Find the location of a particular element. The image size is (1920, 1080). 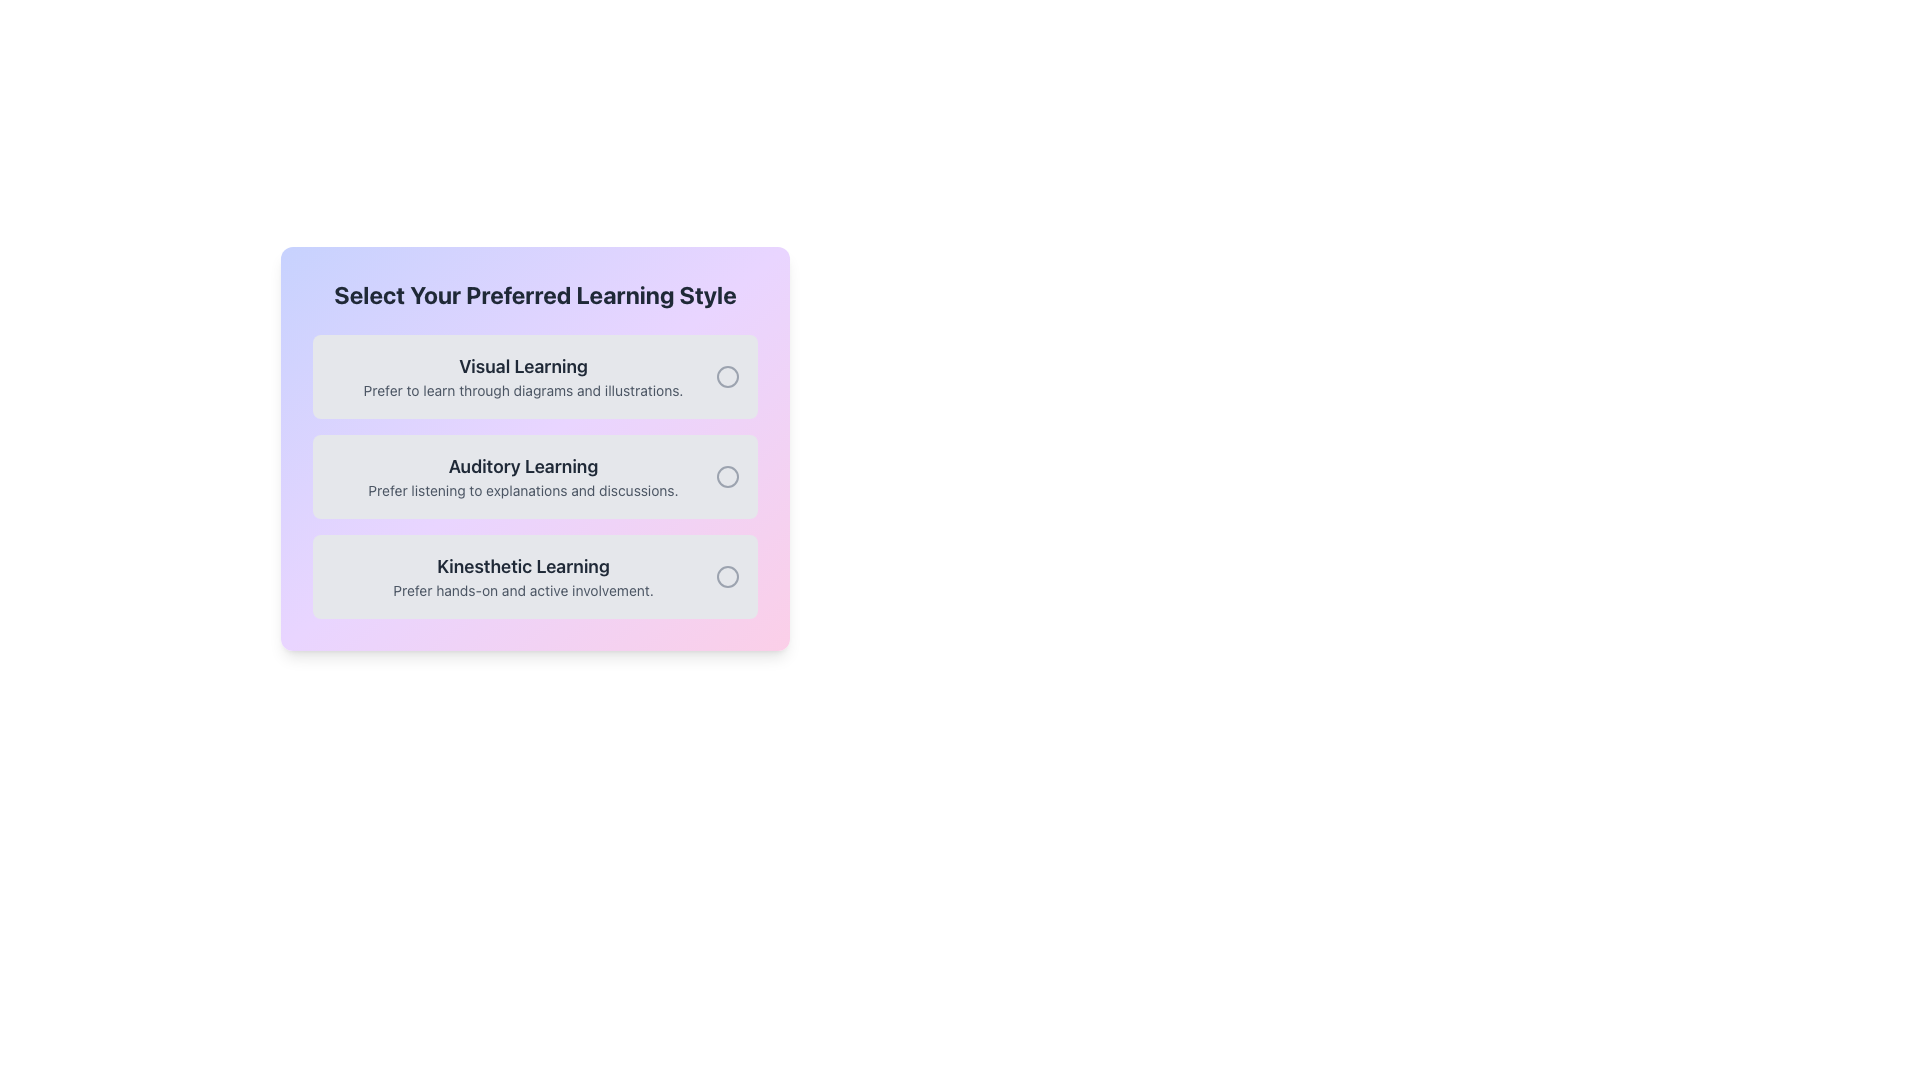

static text labeled 'Prefer to learn through diagrams and illustrations.' located below the 'Visual Learning' title is located at coordinates (523, 390).